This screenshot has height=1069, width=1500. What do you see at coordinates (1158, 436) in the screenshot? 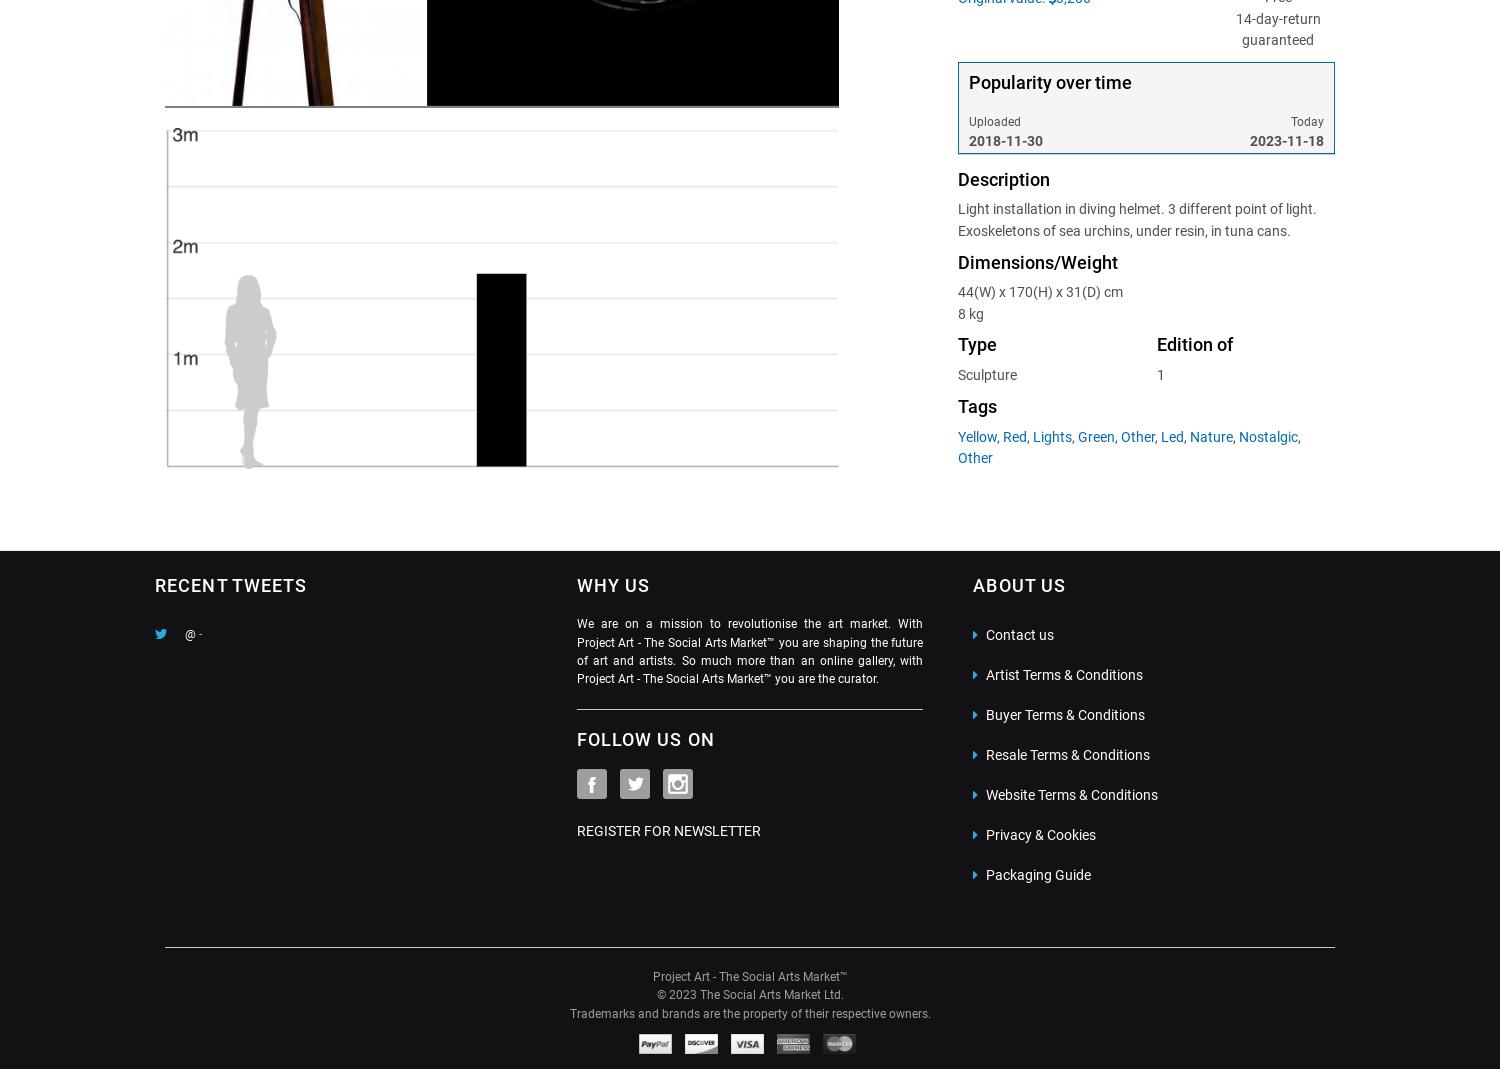
I see `'Led'` at bounding box center [1158, 436].